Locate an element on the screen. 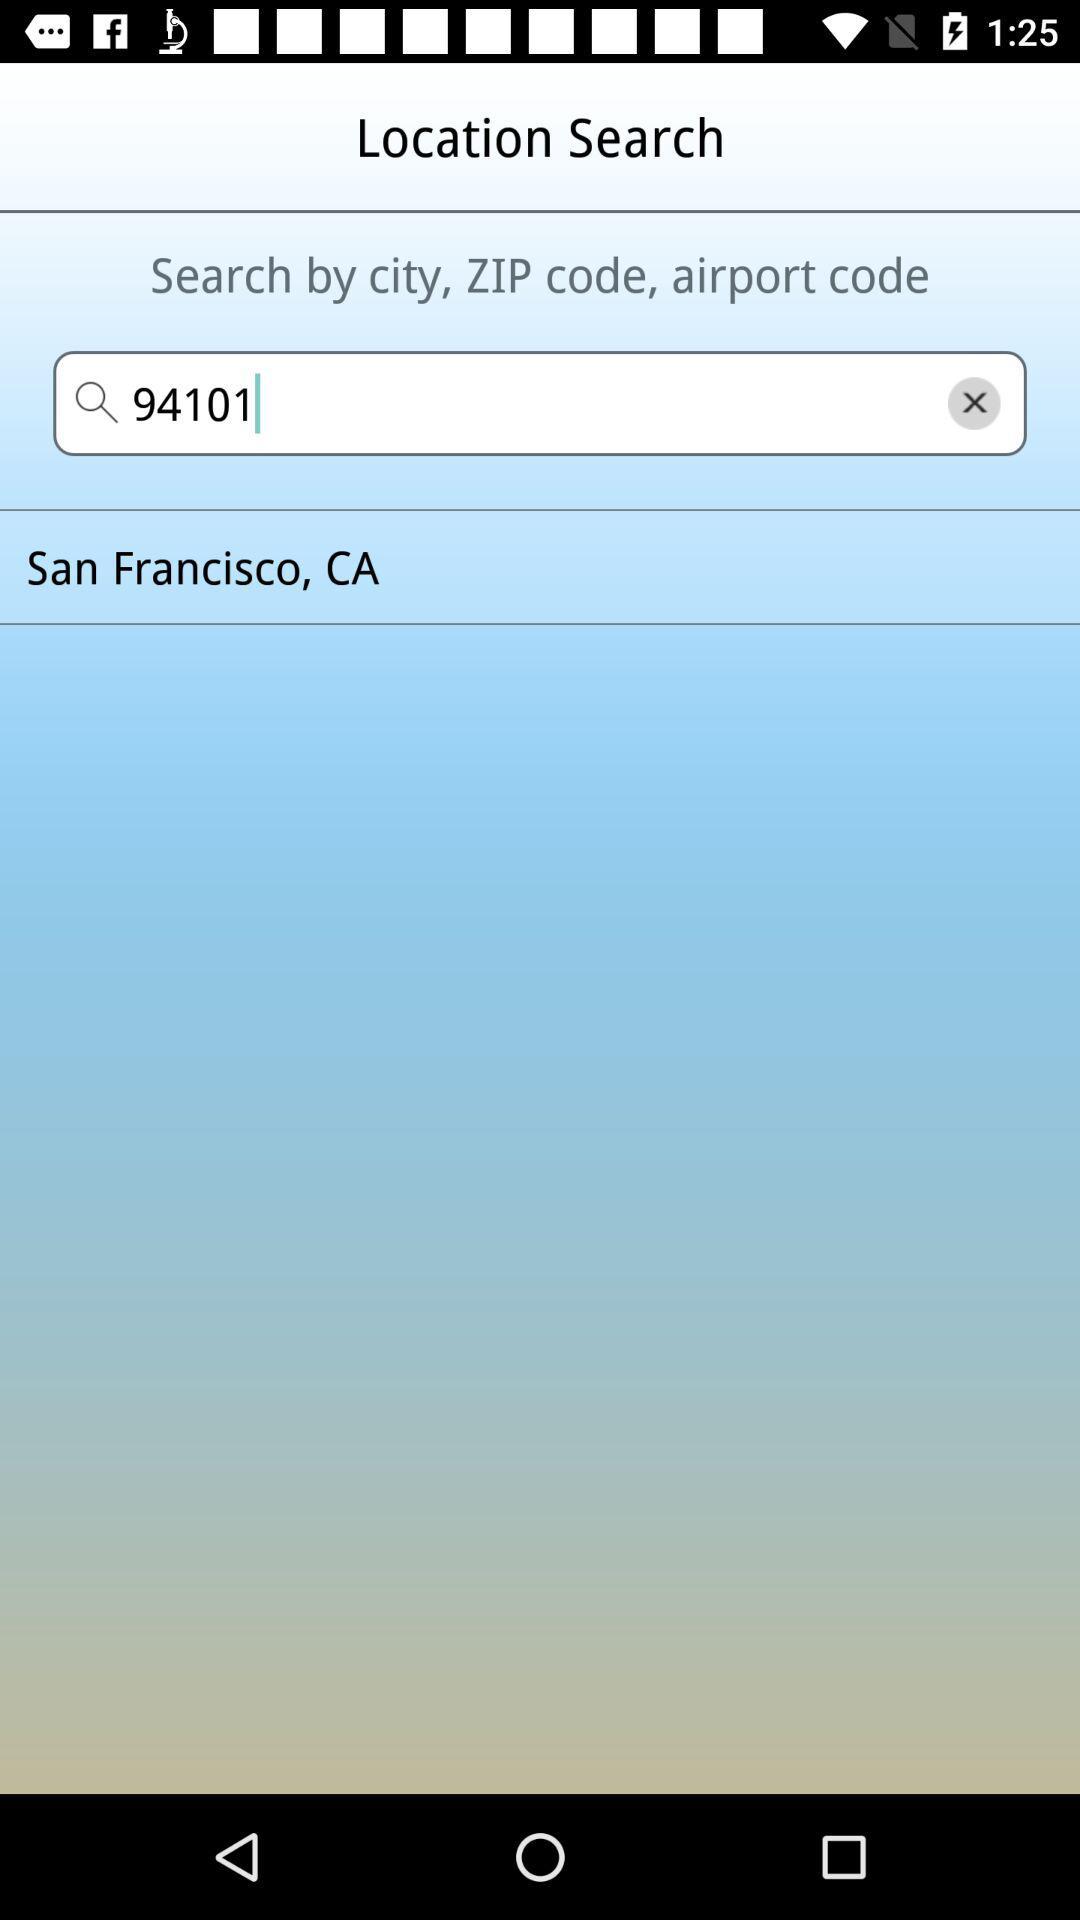 This screenshot has width=1080, height=1920. the close icon is located at coordinates (973, 402).